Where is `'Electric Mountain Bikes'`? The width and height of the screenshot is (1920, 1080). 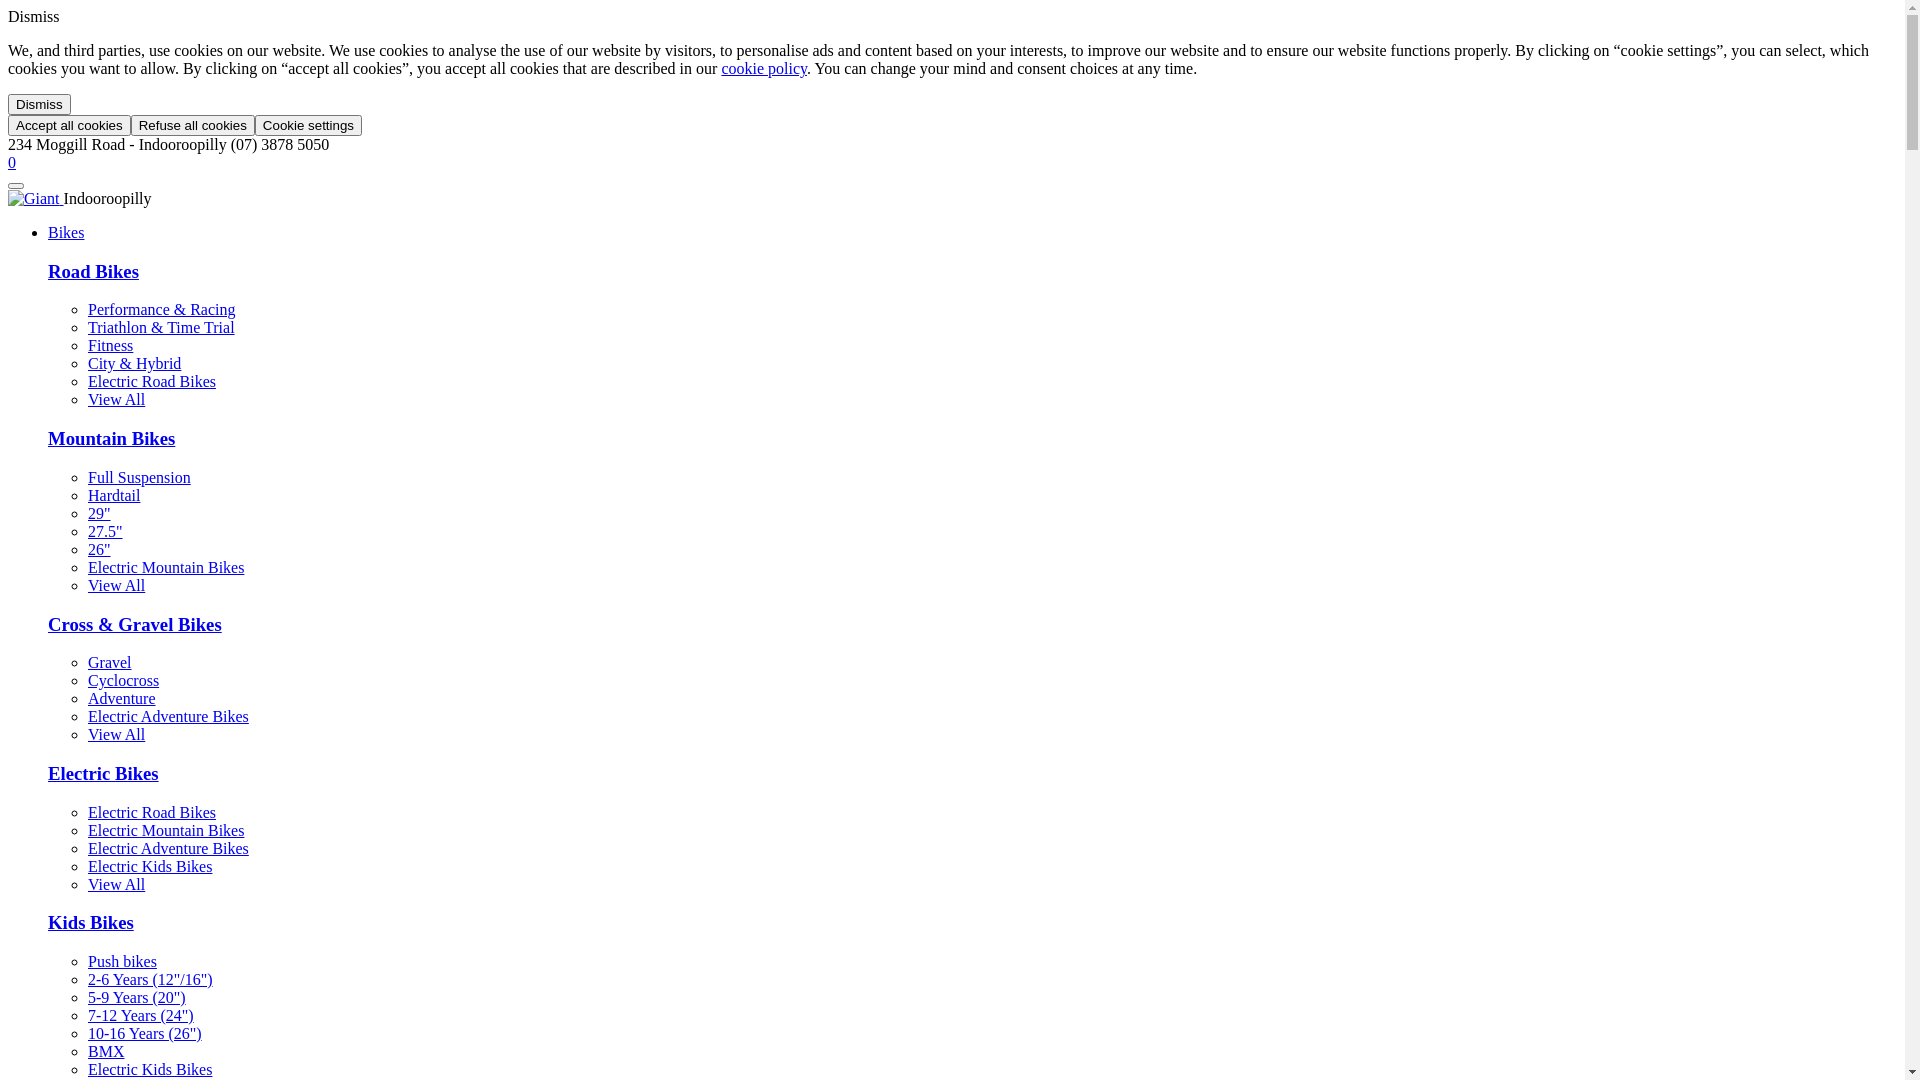 'Electric Mountain Bikes' is located at coordinates (166, 567).